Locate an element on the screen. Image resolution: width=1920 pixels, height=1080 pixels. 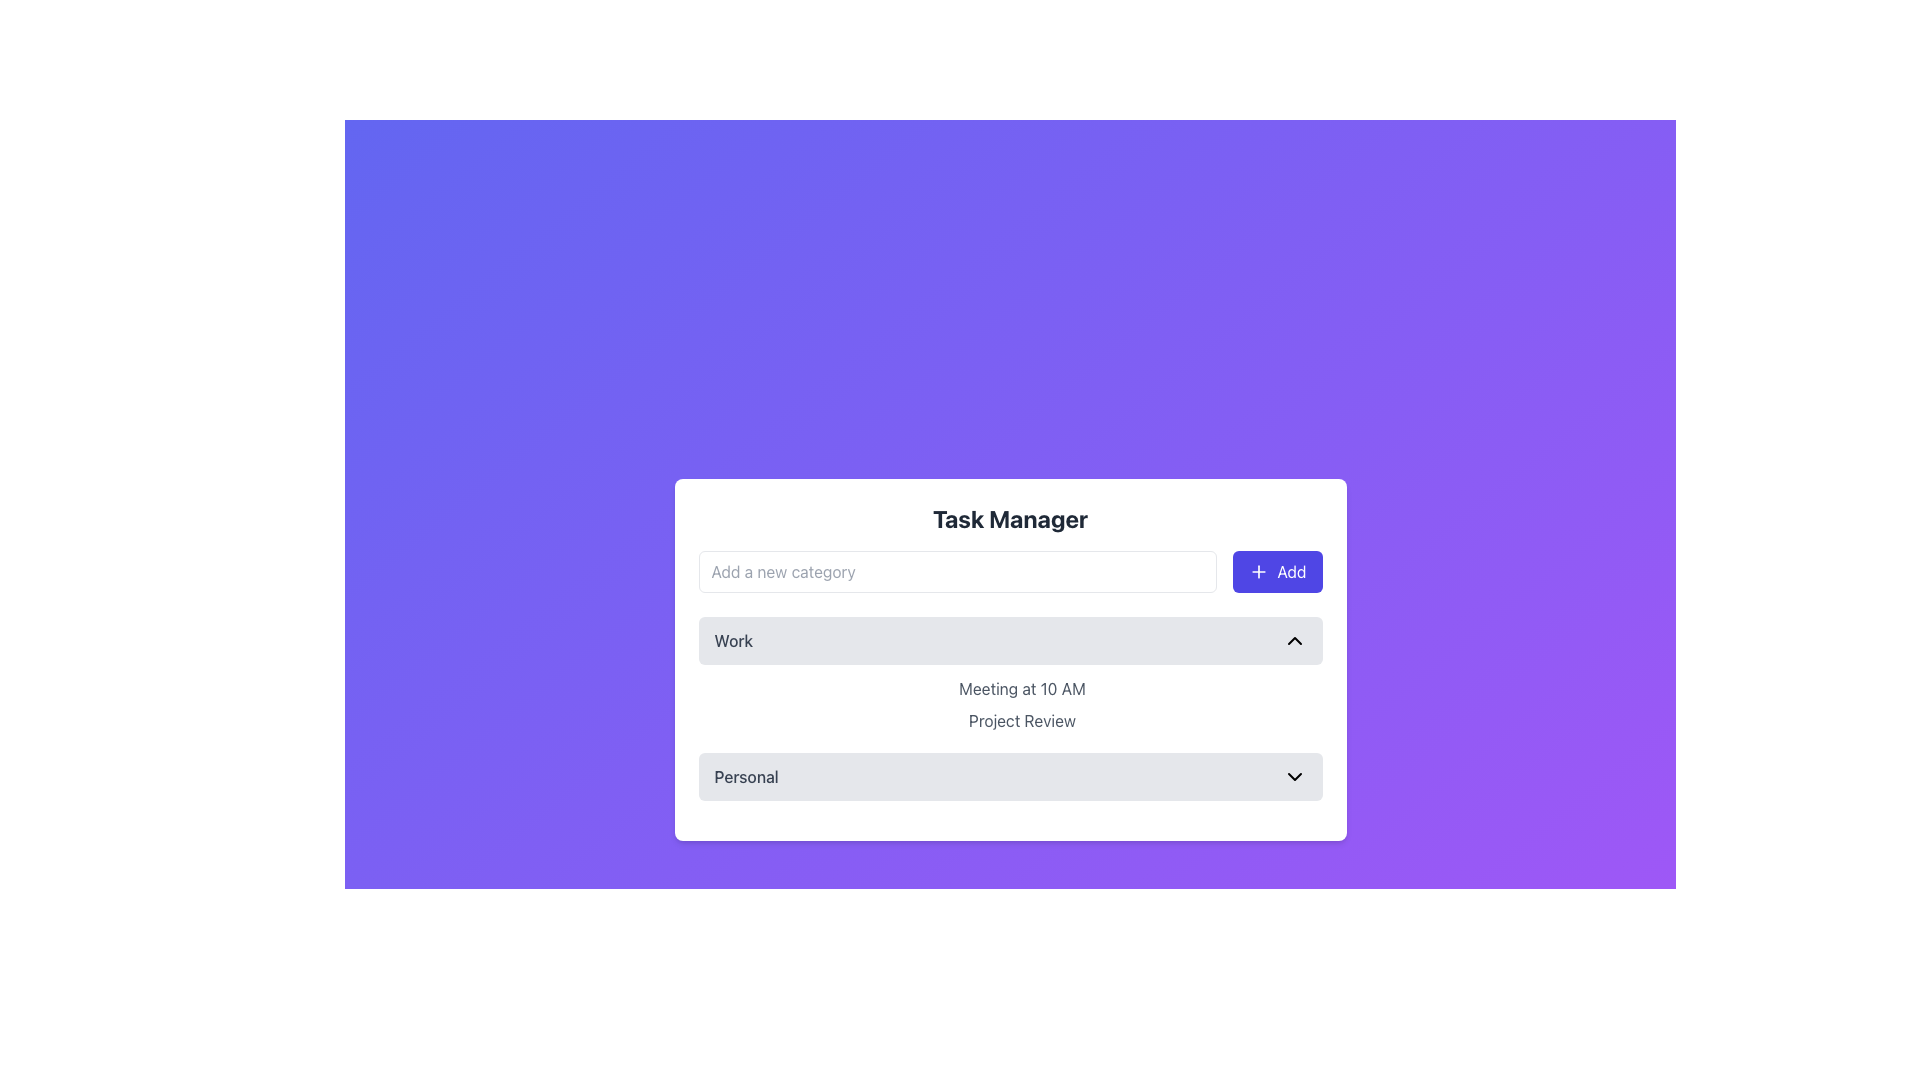
the text label reading 'Personal' that has a gray font color and is positioned to the left of a right-aligned downward-pointing chevron icon is located at coordinates (745, 775).